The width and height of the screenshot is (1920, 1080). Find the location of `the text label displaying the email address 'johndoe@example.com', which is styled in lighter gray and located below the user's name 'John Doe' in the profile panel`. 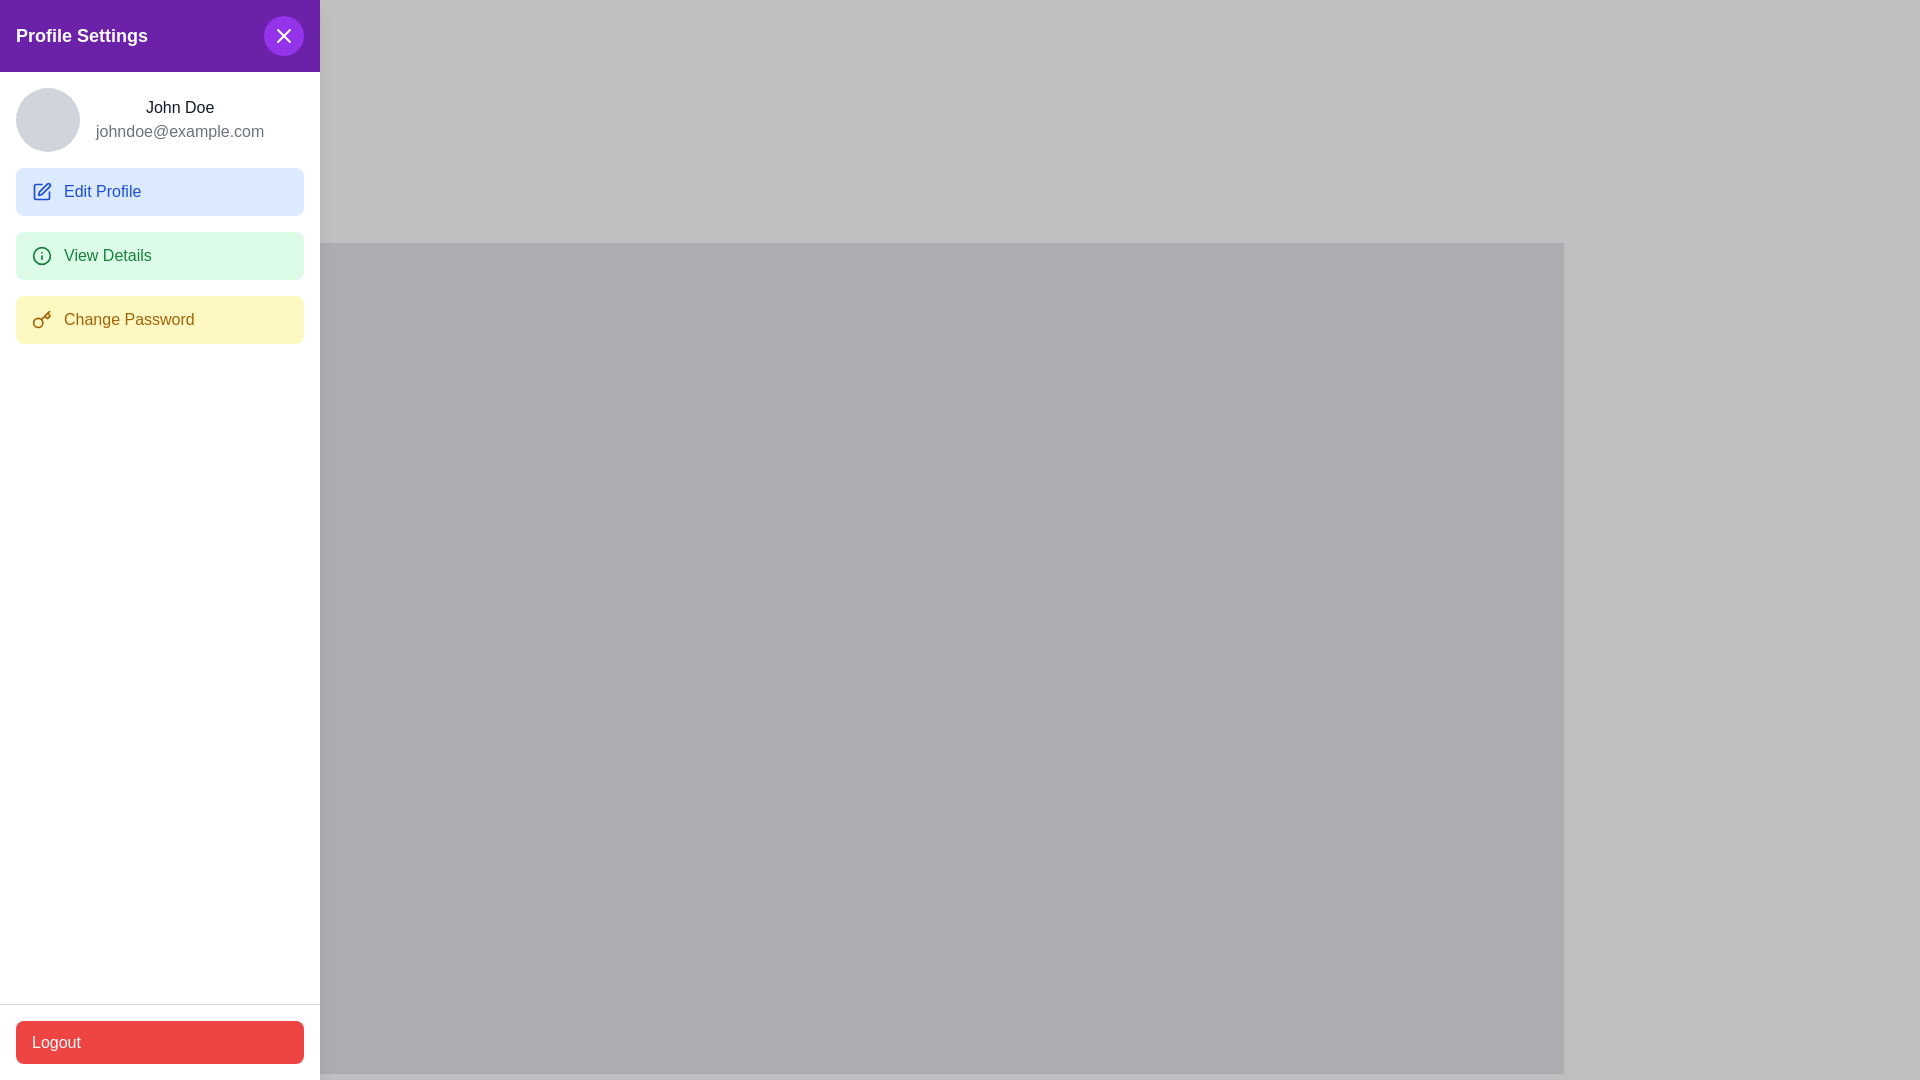

the text label displaying the email address 'johndoe@example.com', which is styled in lighter gray and located below the user's name 'John Doe' in the profile panel is located at coordinates (180, 131).